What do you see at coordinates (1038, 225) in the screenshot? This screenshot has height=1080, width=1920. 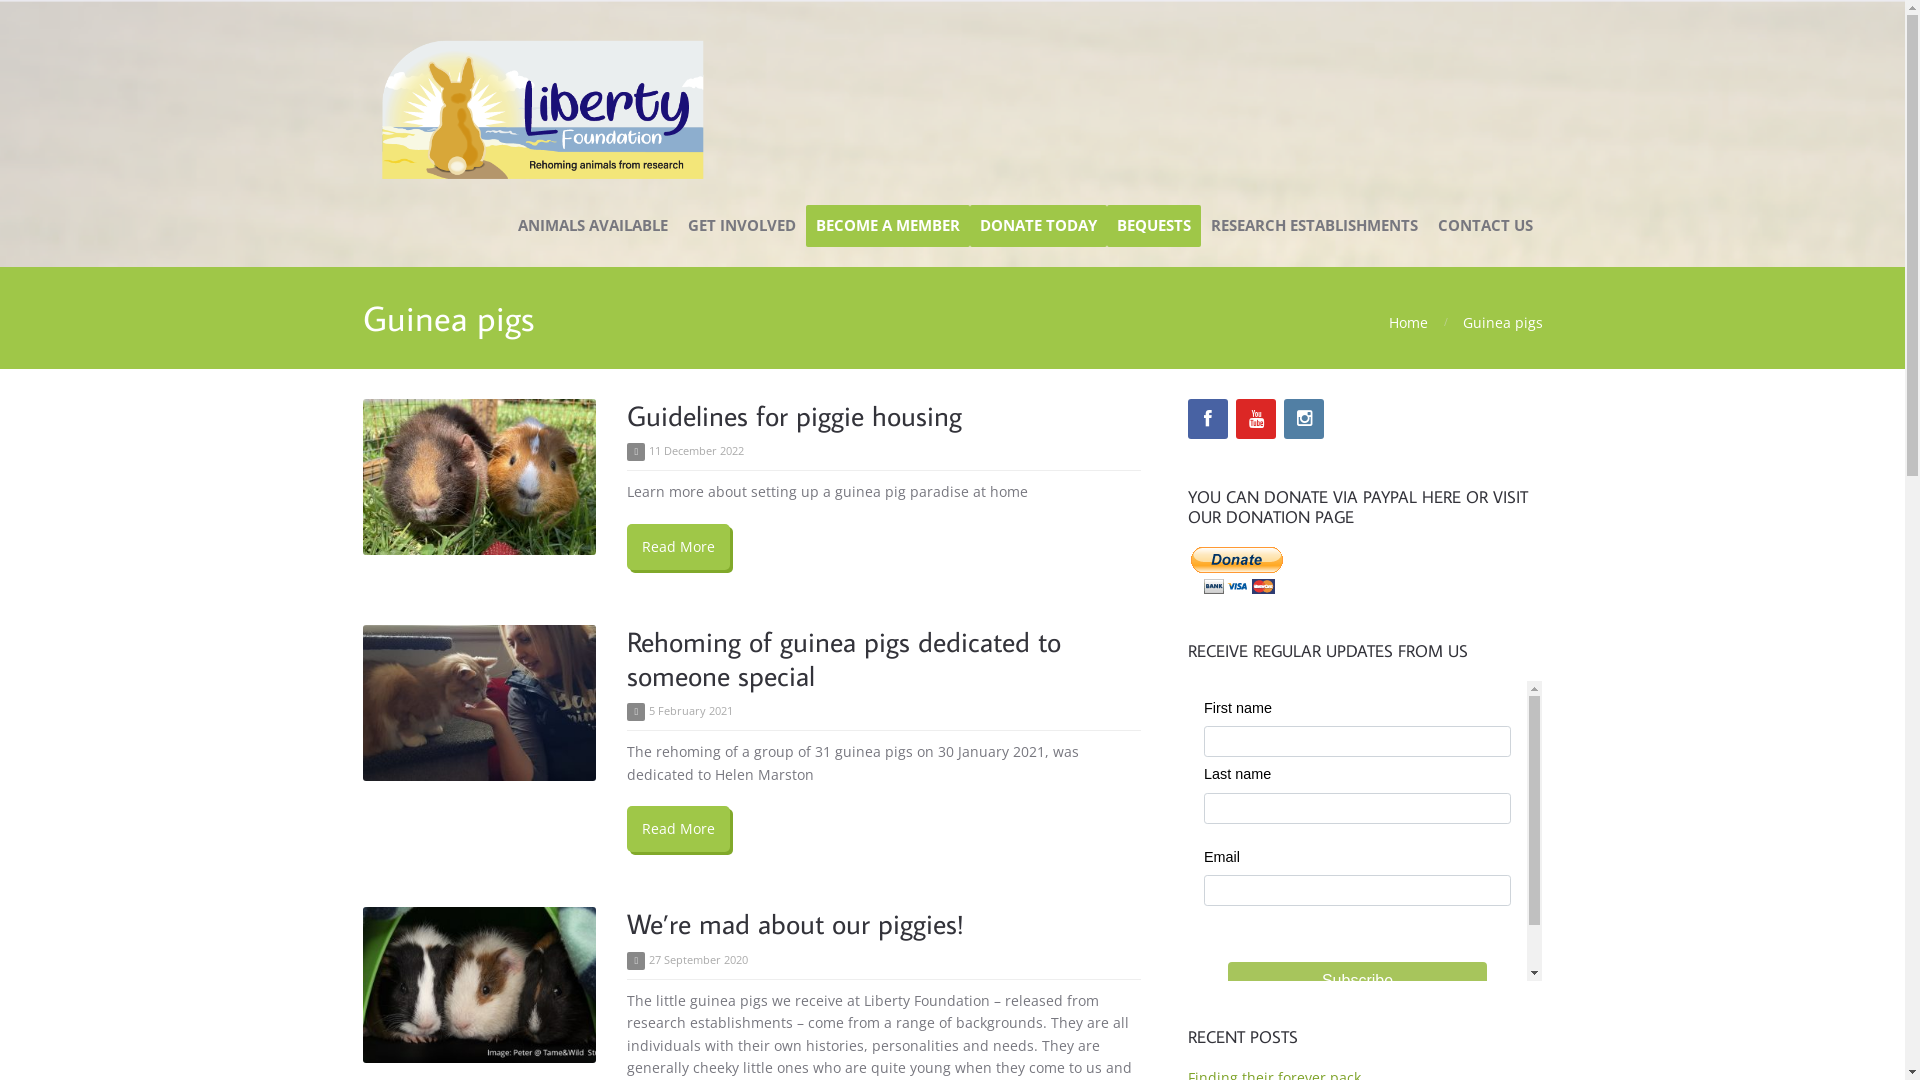 I see `'DONATE TODAY'` at bounding box center [1038, 225].